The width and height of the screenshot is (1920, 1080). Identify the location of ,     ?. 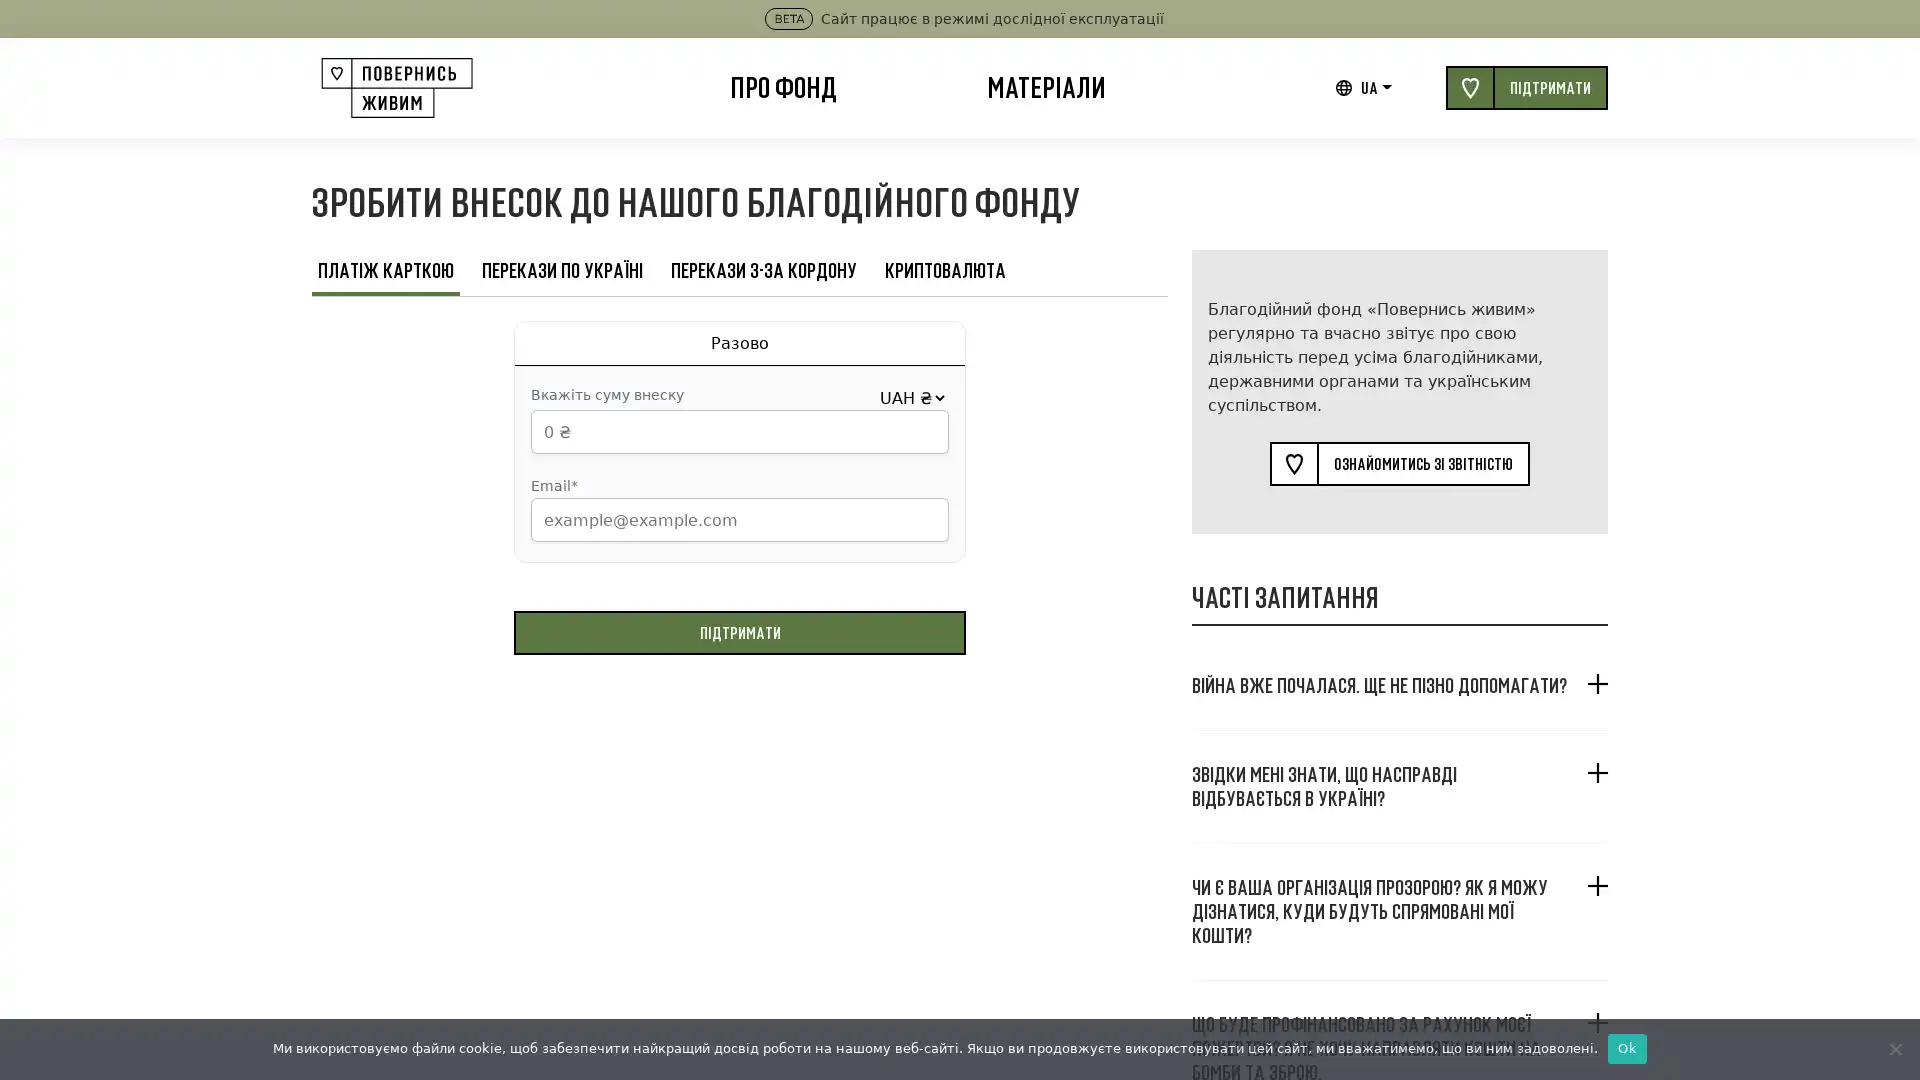
(1399, 785).